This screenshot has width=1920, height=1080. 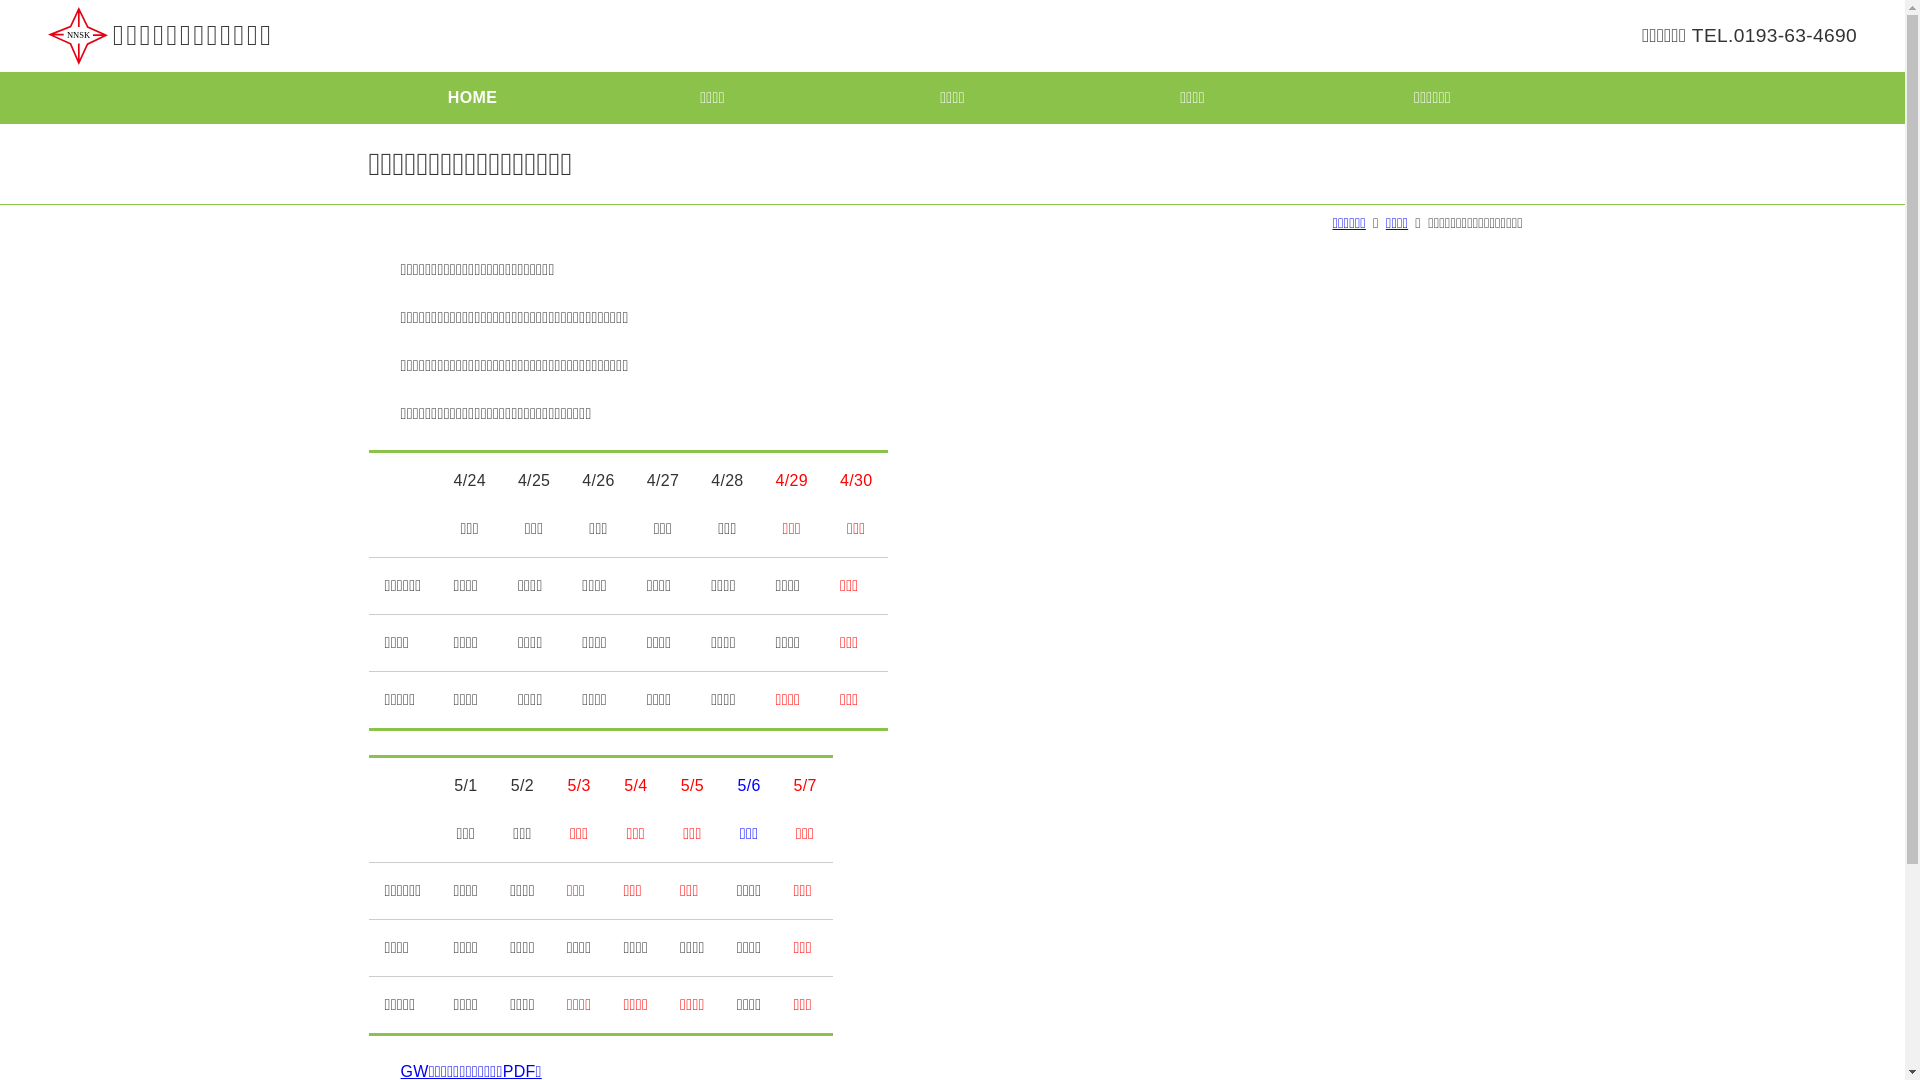 What do you see at coordinates (470, 97) in the screenshot?
I see `'HOME'` at bounding box center [470, 97].